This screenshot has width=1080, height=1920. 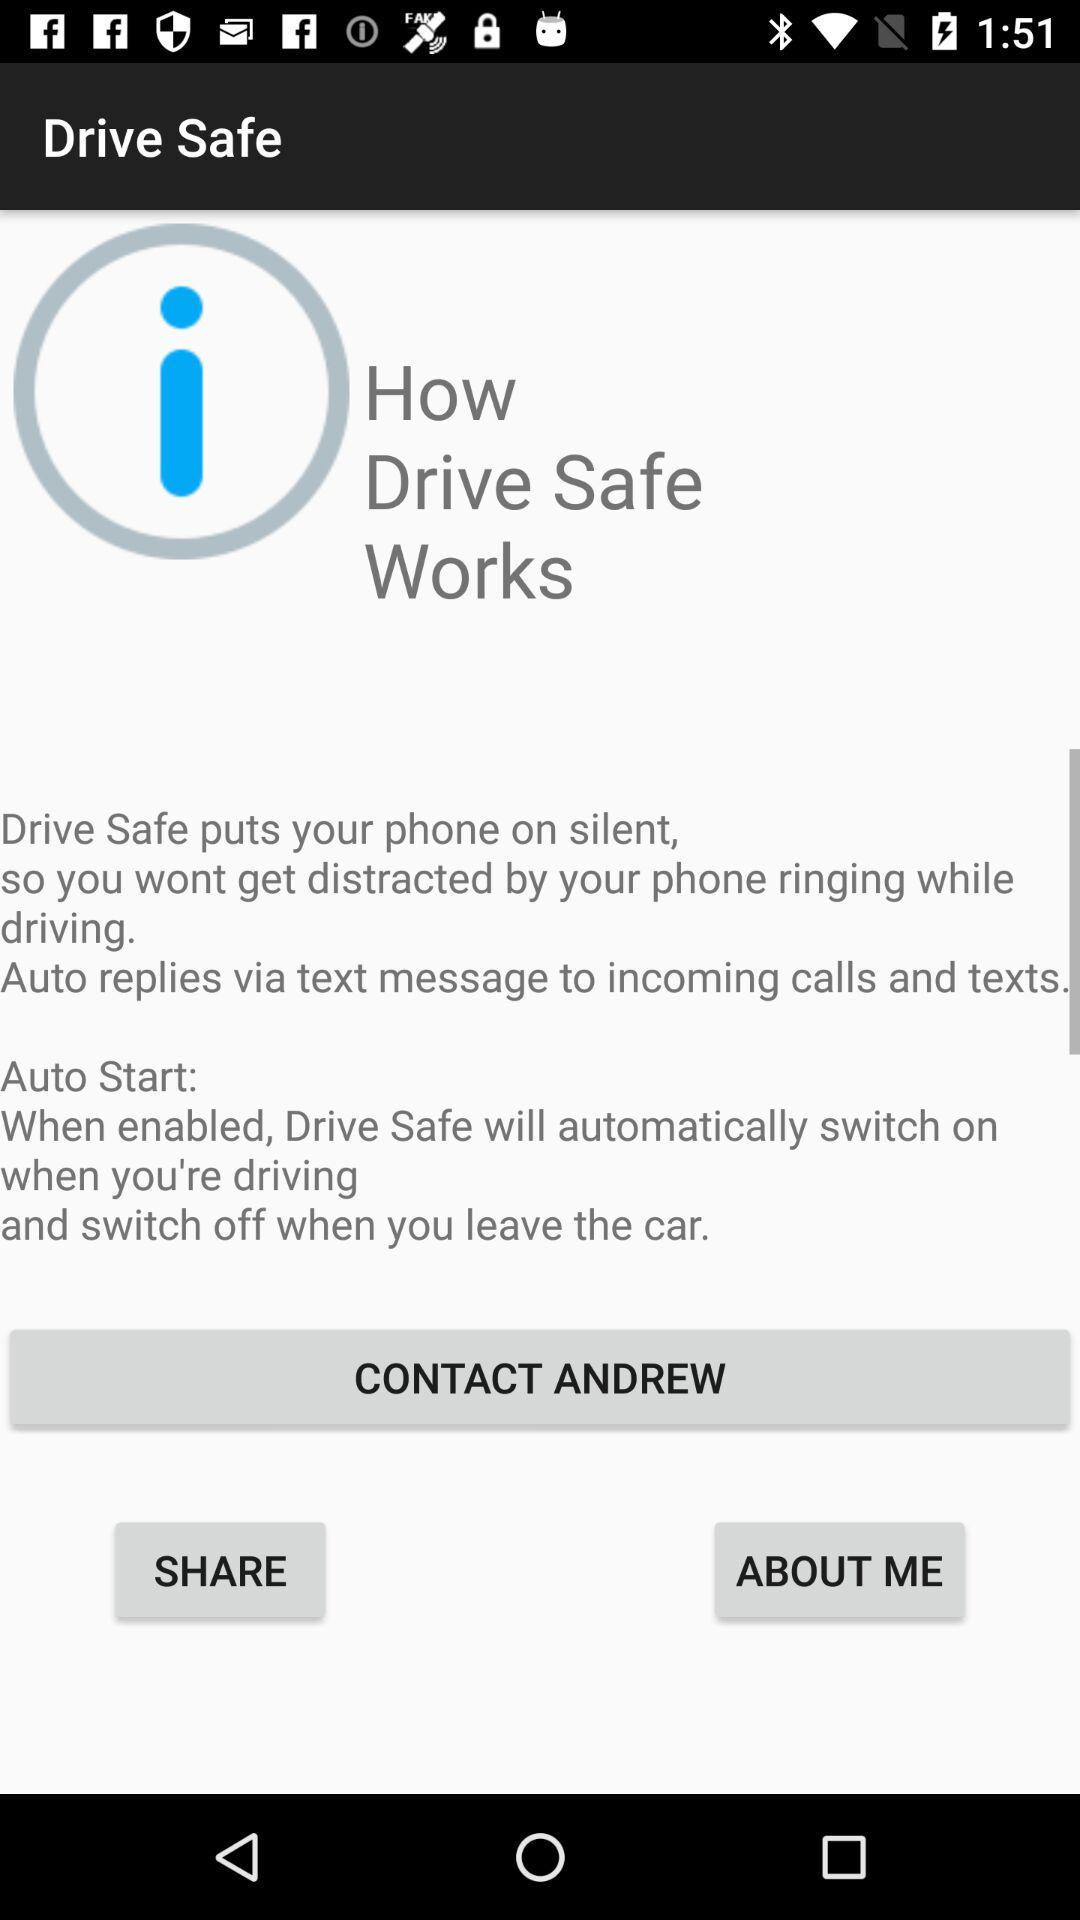 I want to click on the item to the left of about me icon, so click(x=220, y=1568).